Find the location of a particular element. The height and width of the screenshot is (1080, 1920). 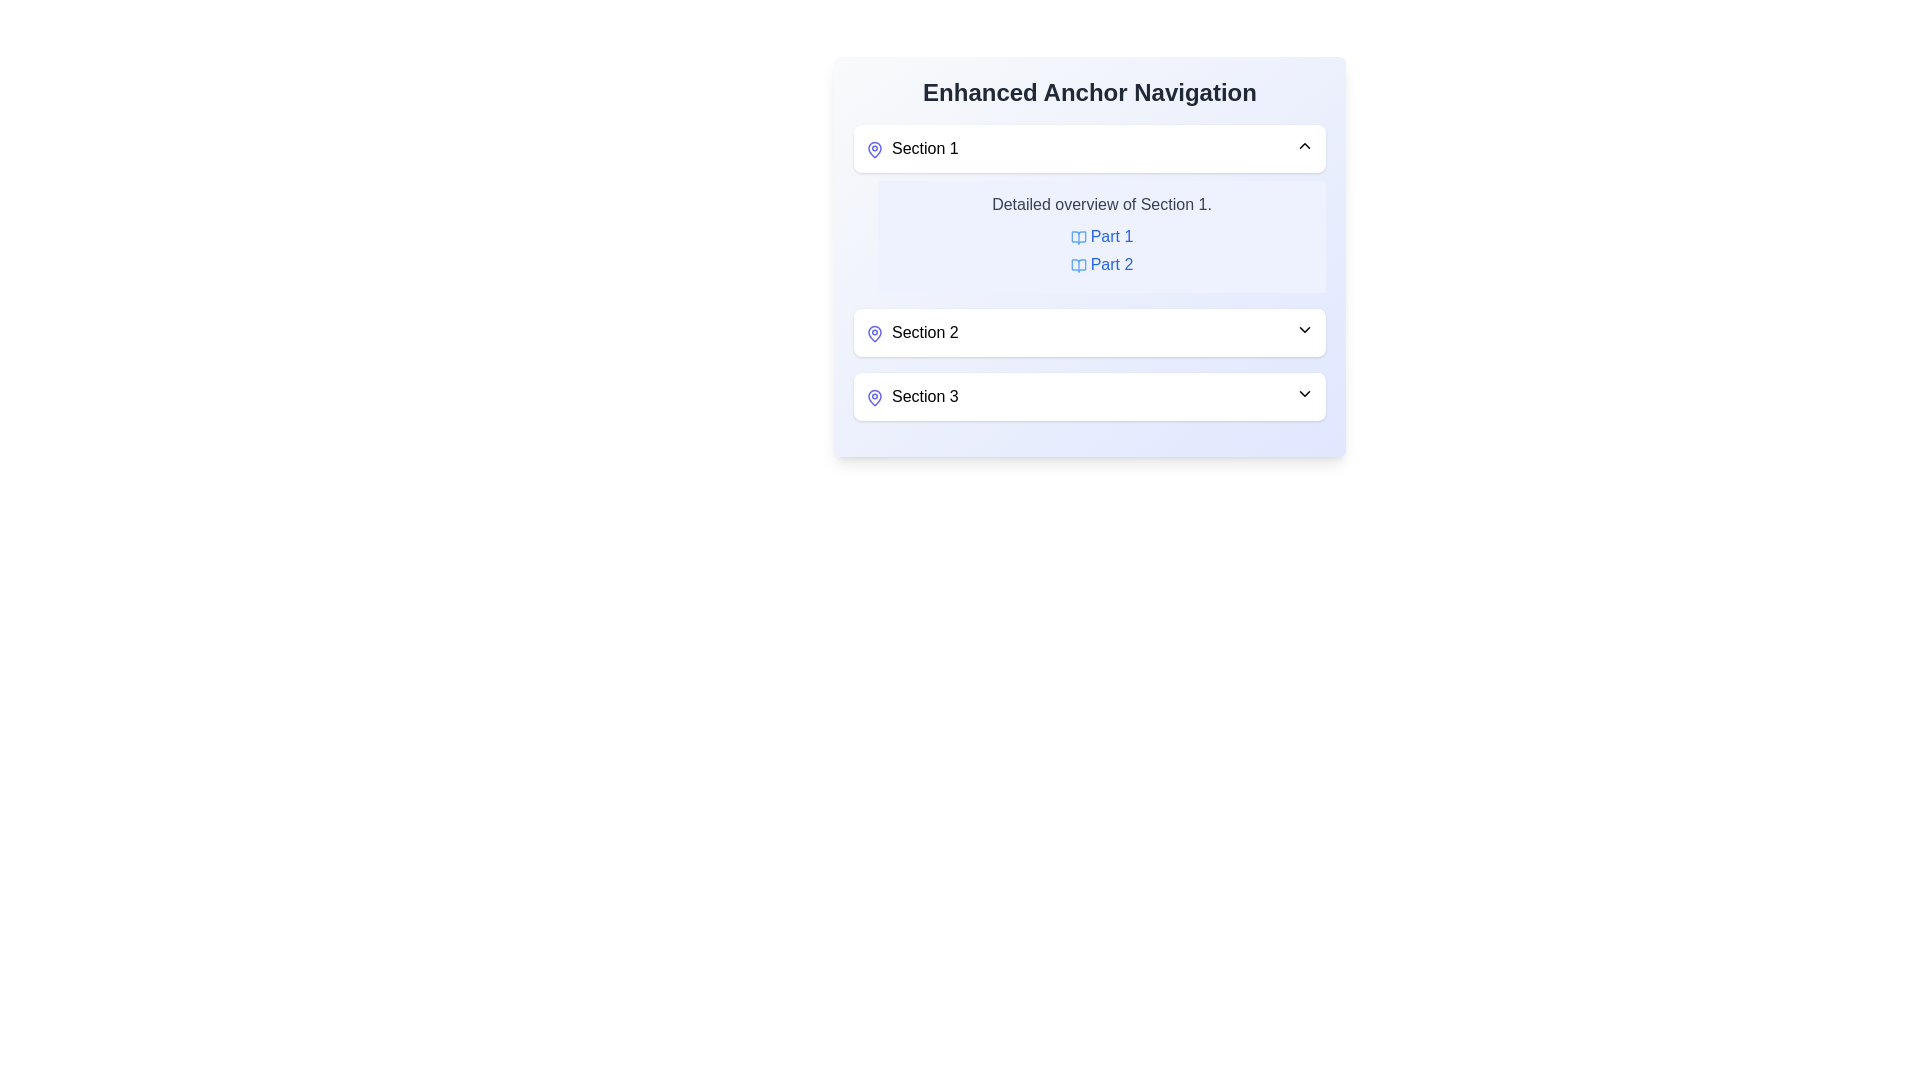

the second map pin icon located immediately to the left of the text 'Section 2' in the navigation menu is located at coordinates (874, 331).